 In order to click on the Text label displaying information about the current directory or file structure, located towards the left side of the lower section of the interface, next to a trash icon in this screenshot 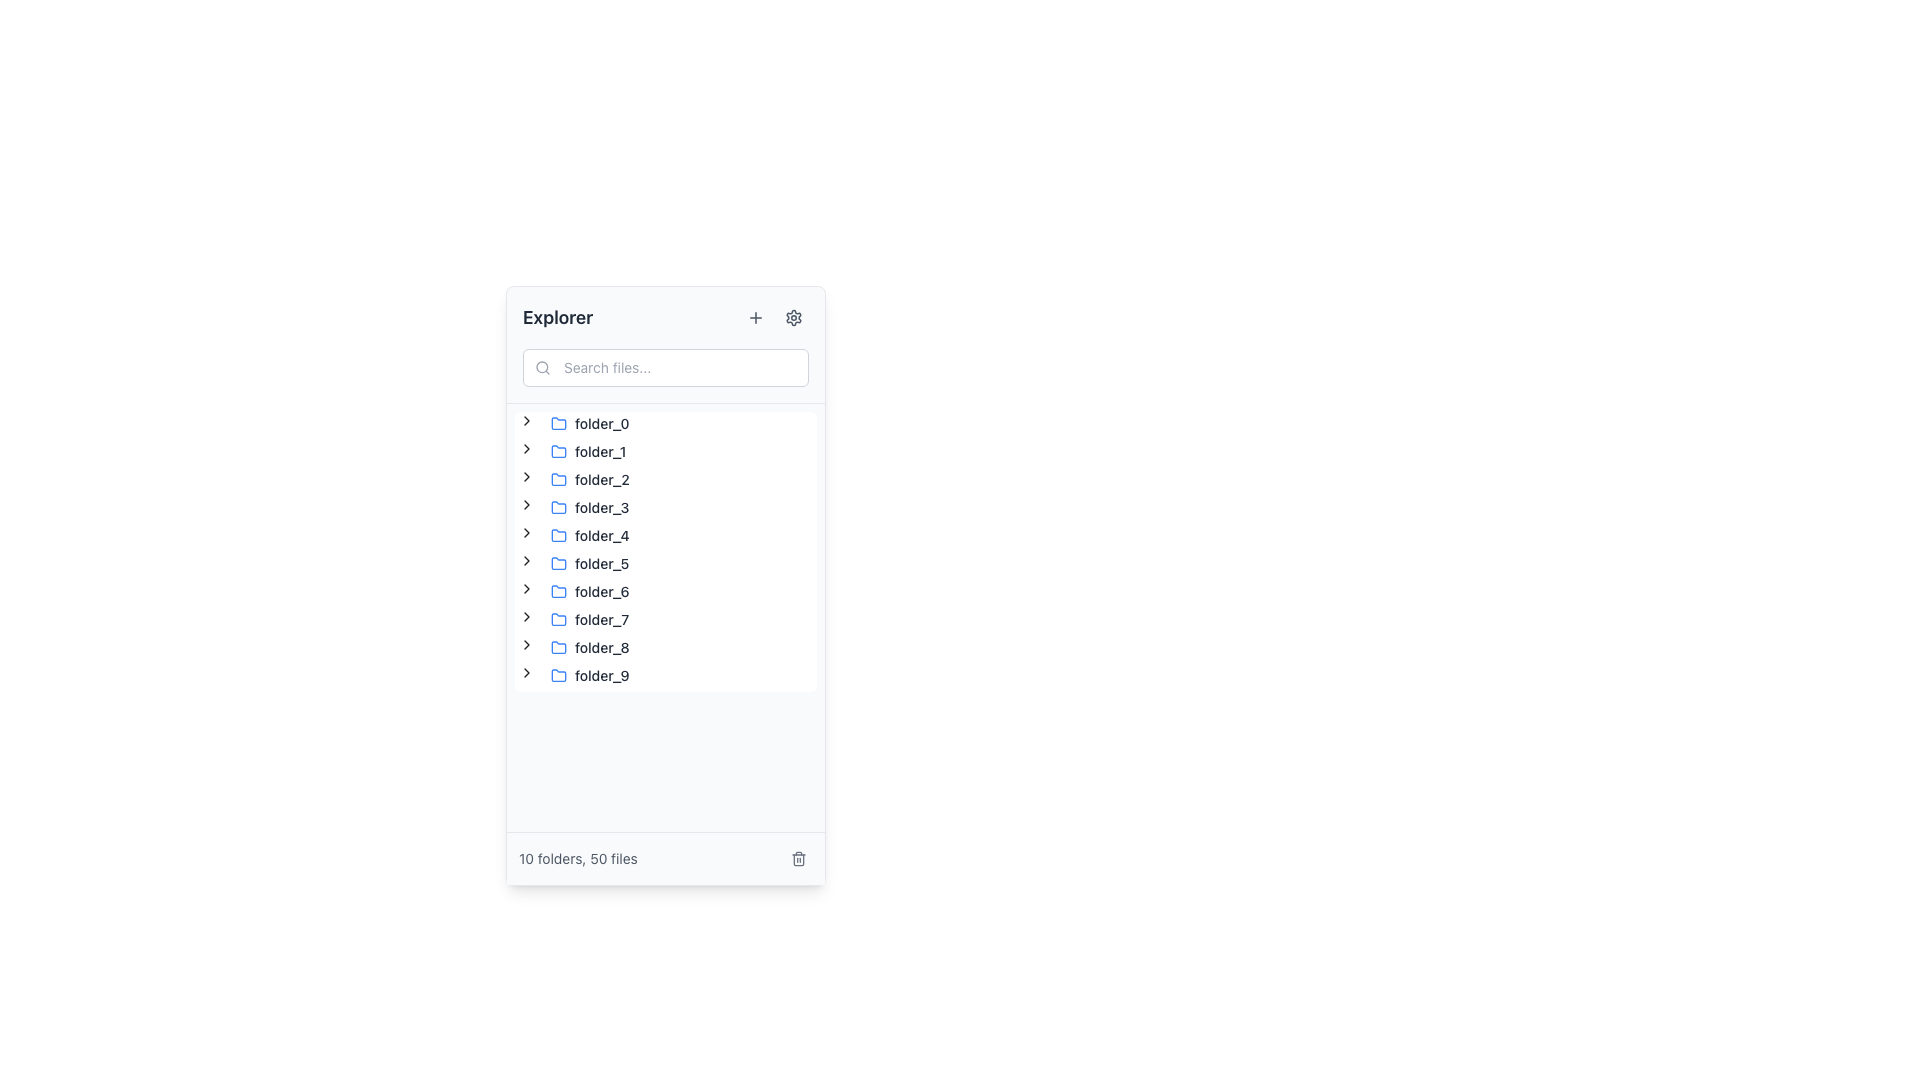, I will do `click(577, 858)`.